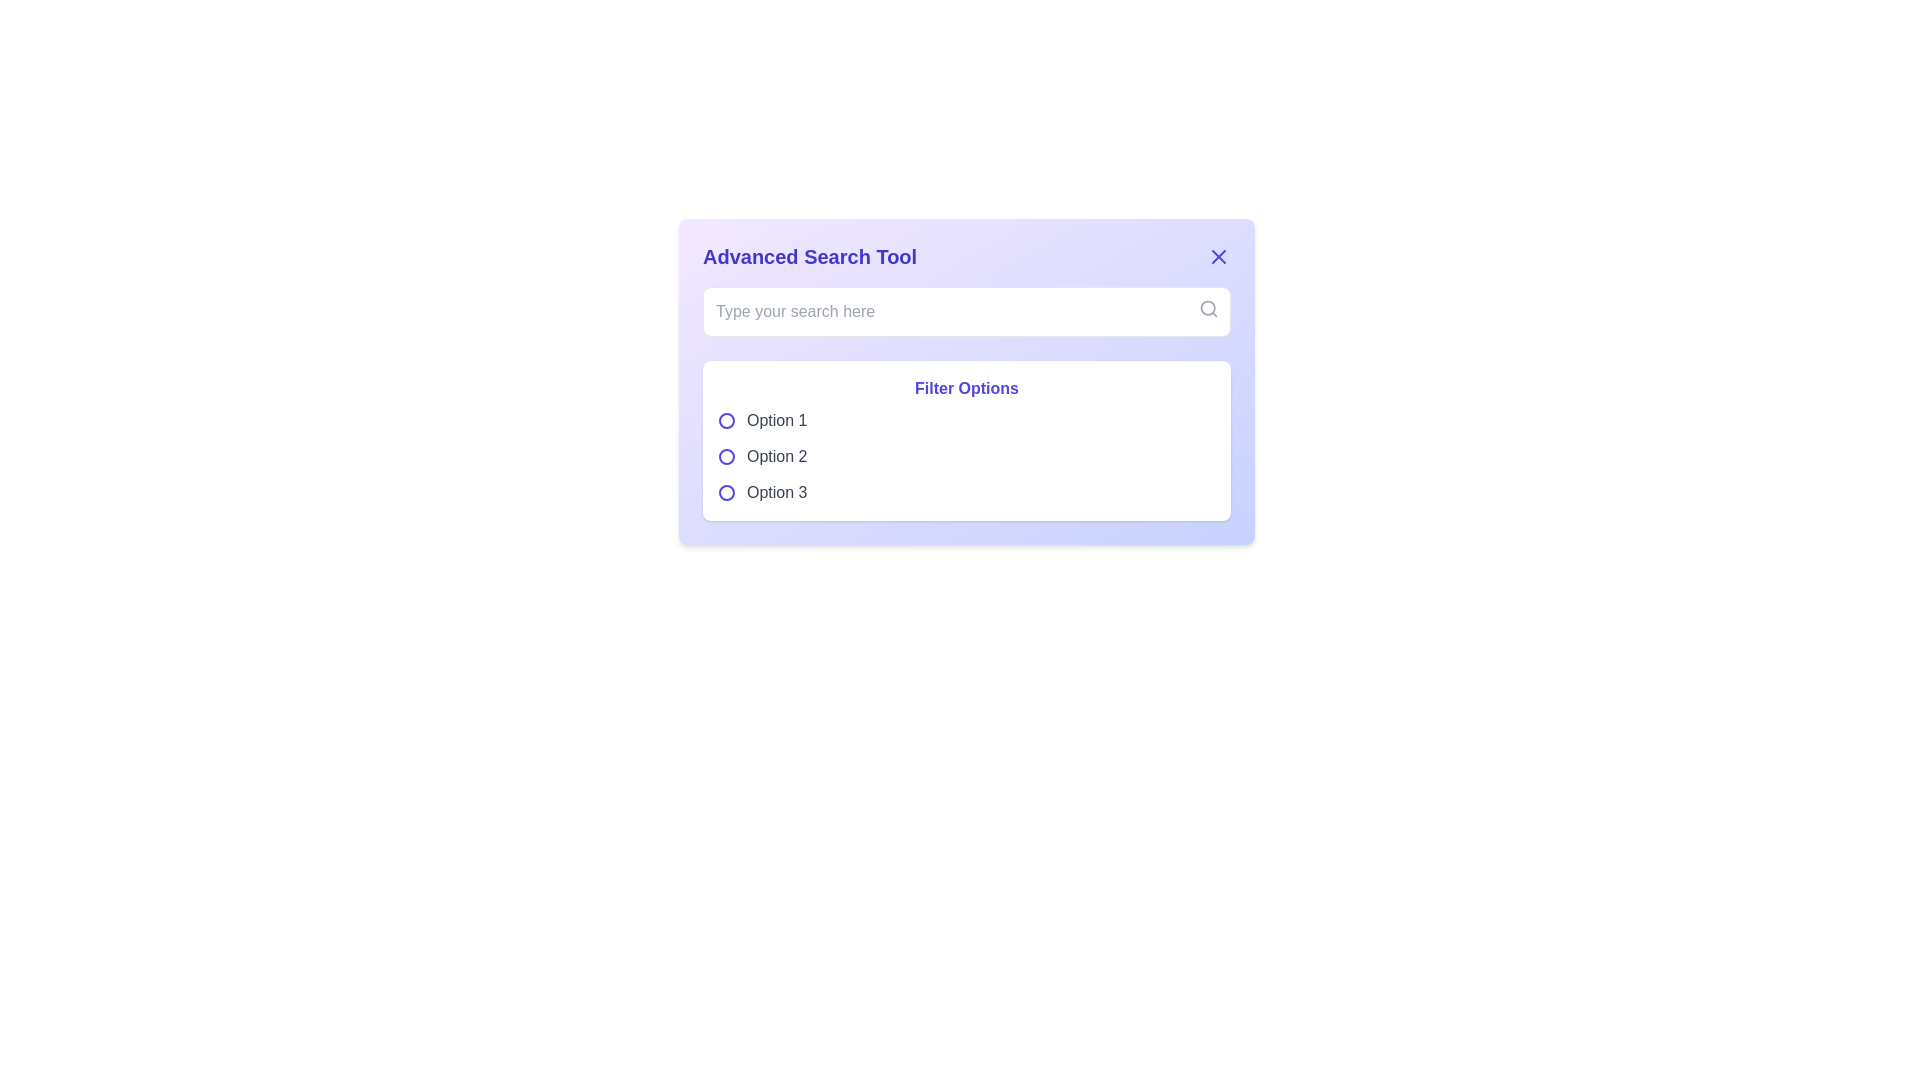 The width and height of the screenshot is (1920, 1080). What do you see at coordinates (1208, 308) in the screenshot?
I see `search icon located at the top-right corner inside the input field with placeholder text 'Type your search here' for design consistency` at bounding box center [1208, 308].